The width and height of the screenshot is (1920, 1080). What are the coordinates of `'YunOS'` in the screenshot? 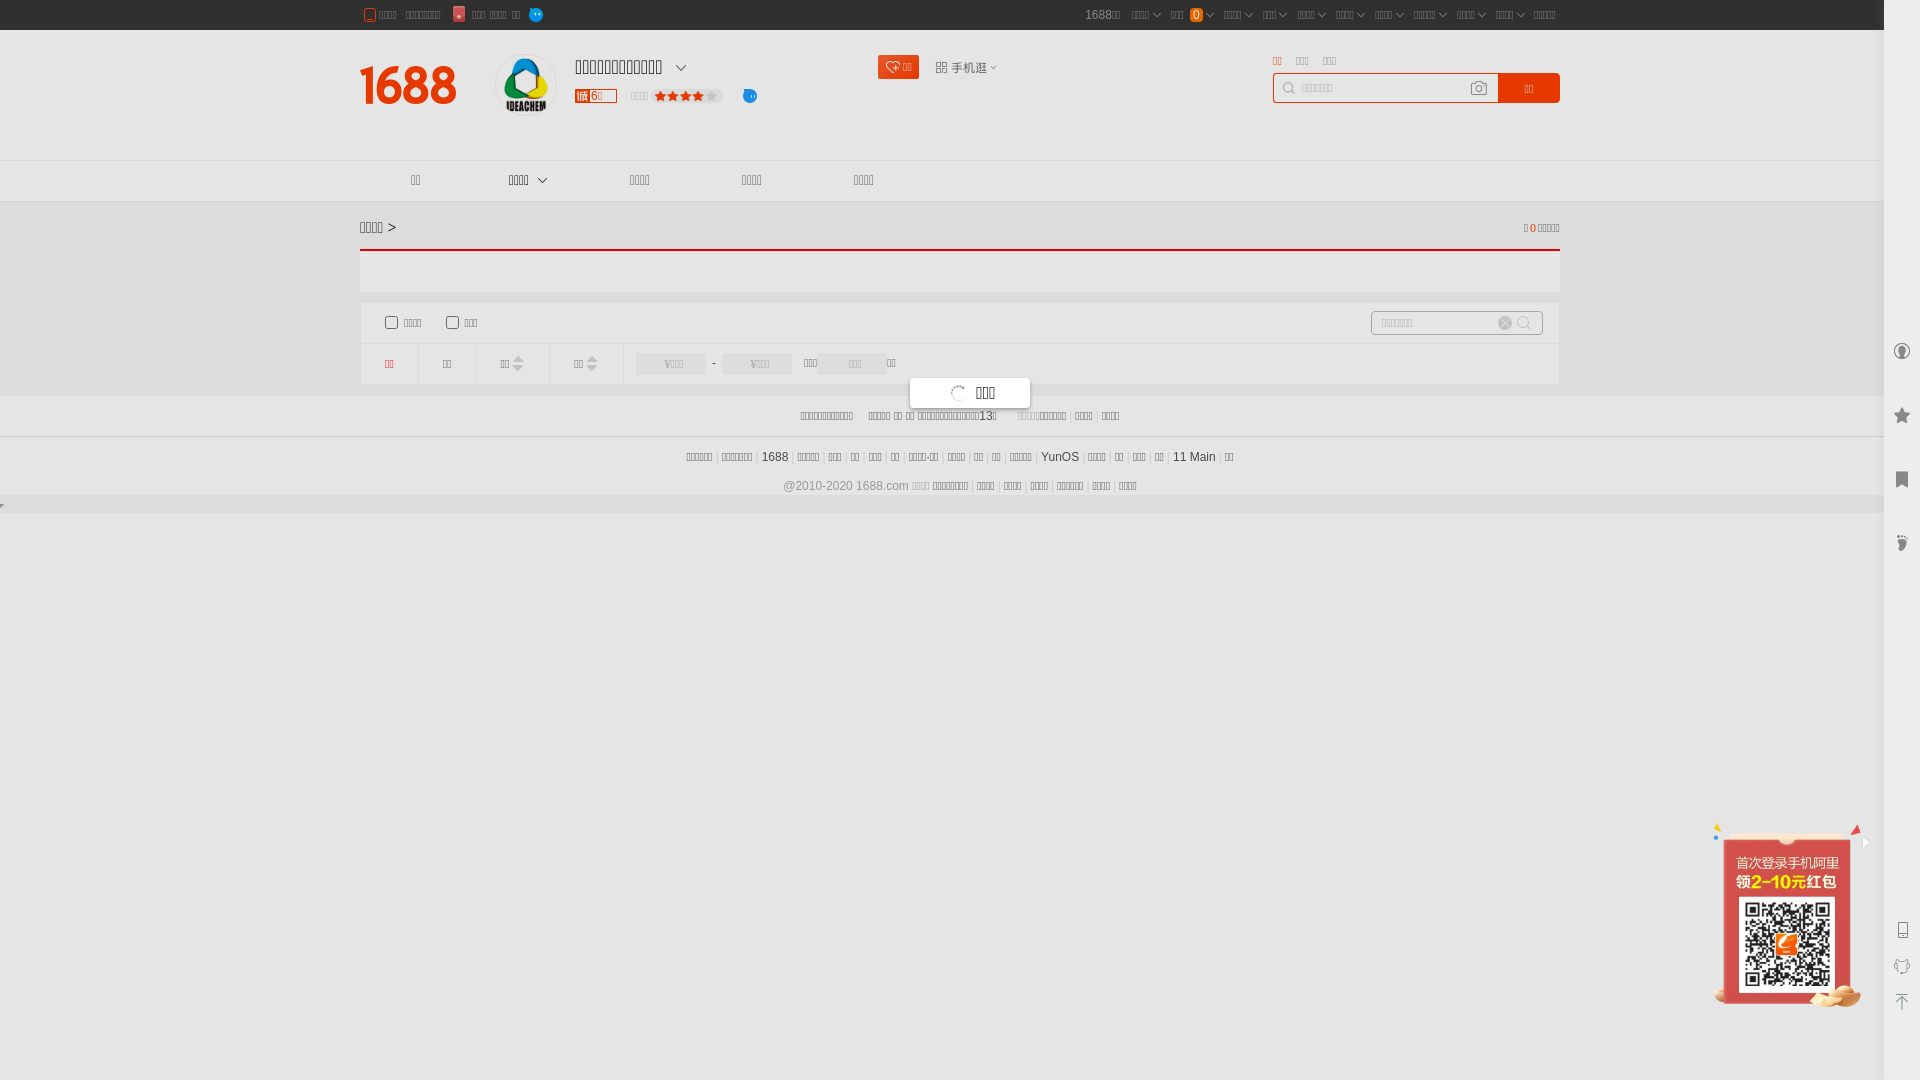 It's located at (1040, 456).